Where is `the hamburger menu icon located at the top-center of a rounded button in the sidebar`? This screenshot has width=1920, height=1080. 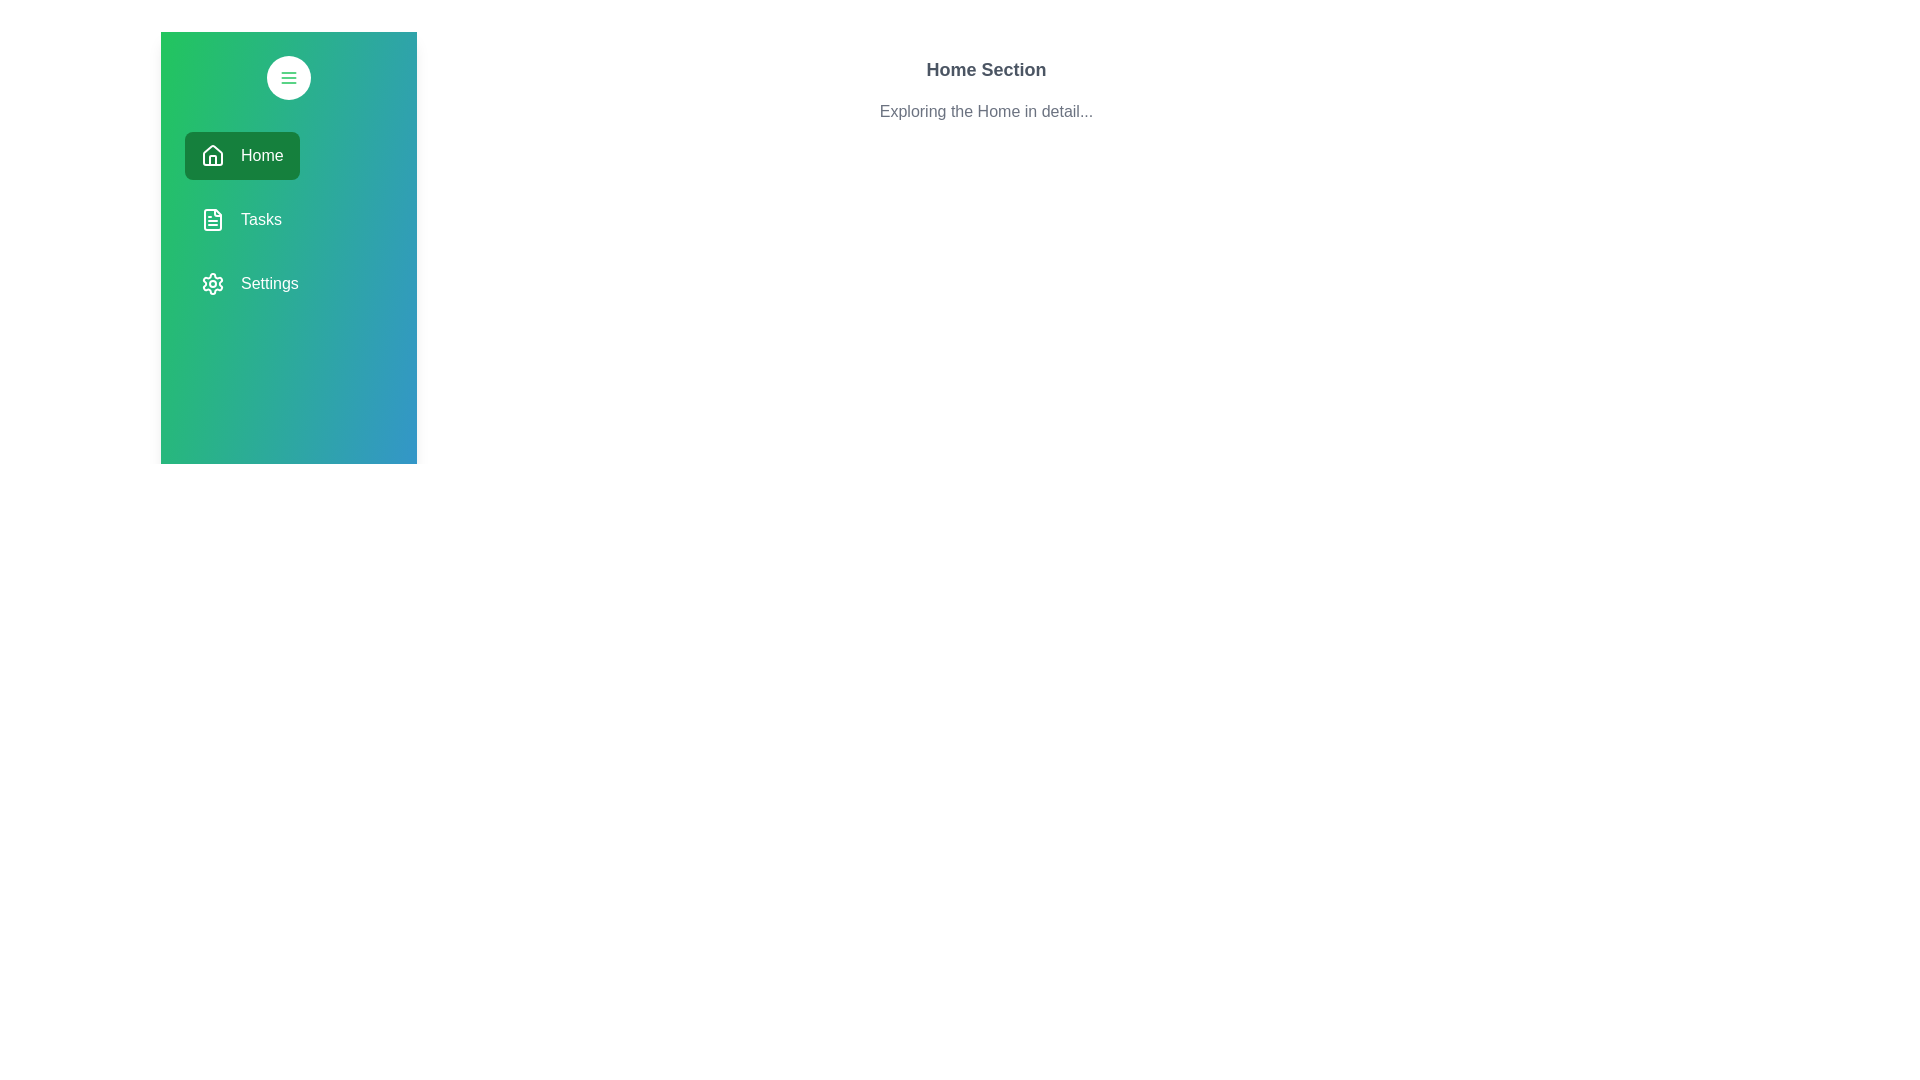 the hamburger menu icon located at the top-center of a rounded button in the sidebar is located at coordinates (287, 76).